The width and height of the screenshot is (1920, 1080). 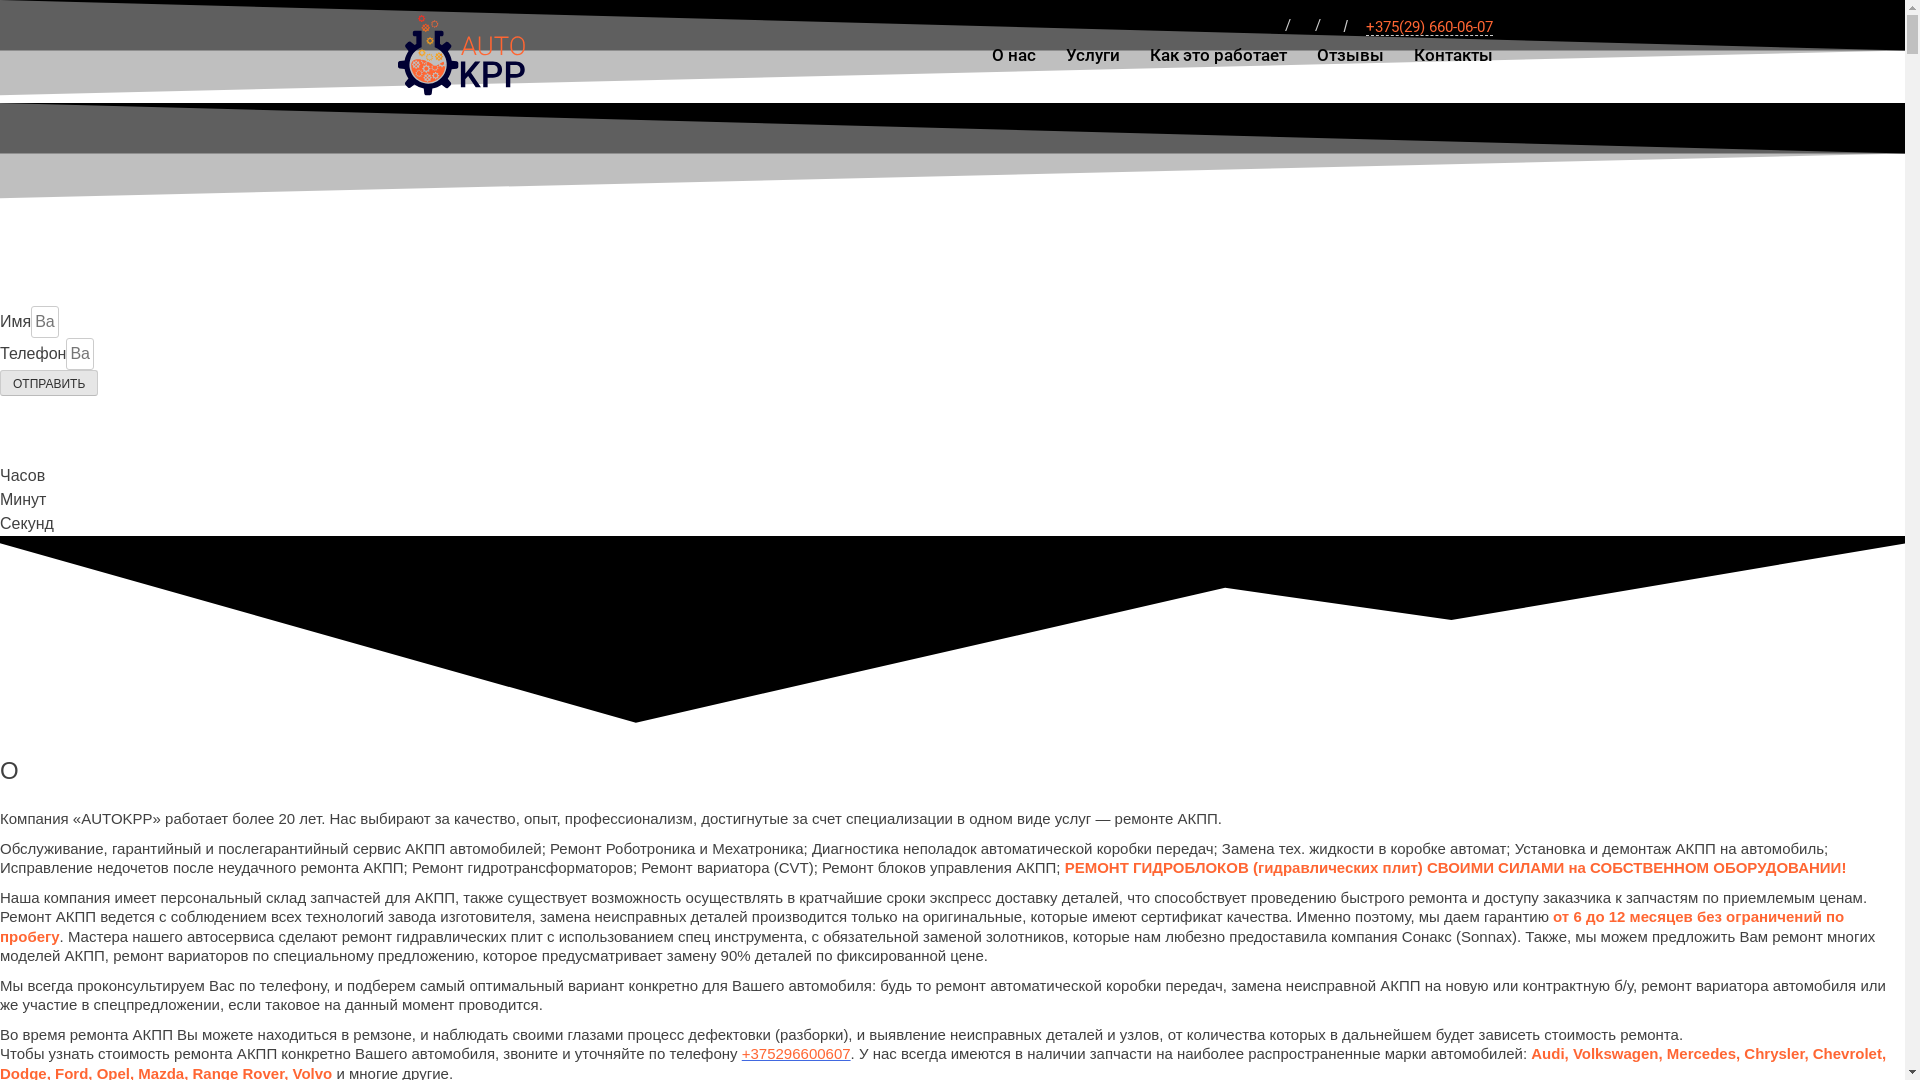 What do you see at coordinates (1428, 27) in the screenshot?
I see `'+375(29) 660-06-07'` at bounding box center [1428, 27].